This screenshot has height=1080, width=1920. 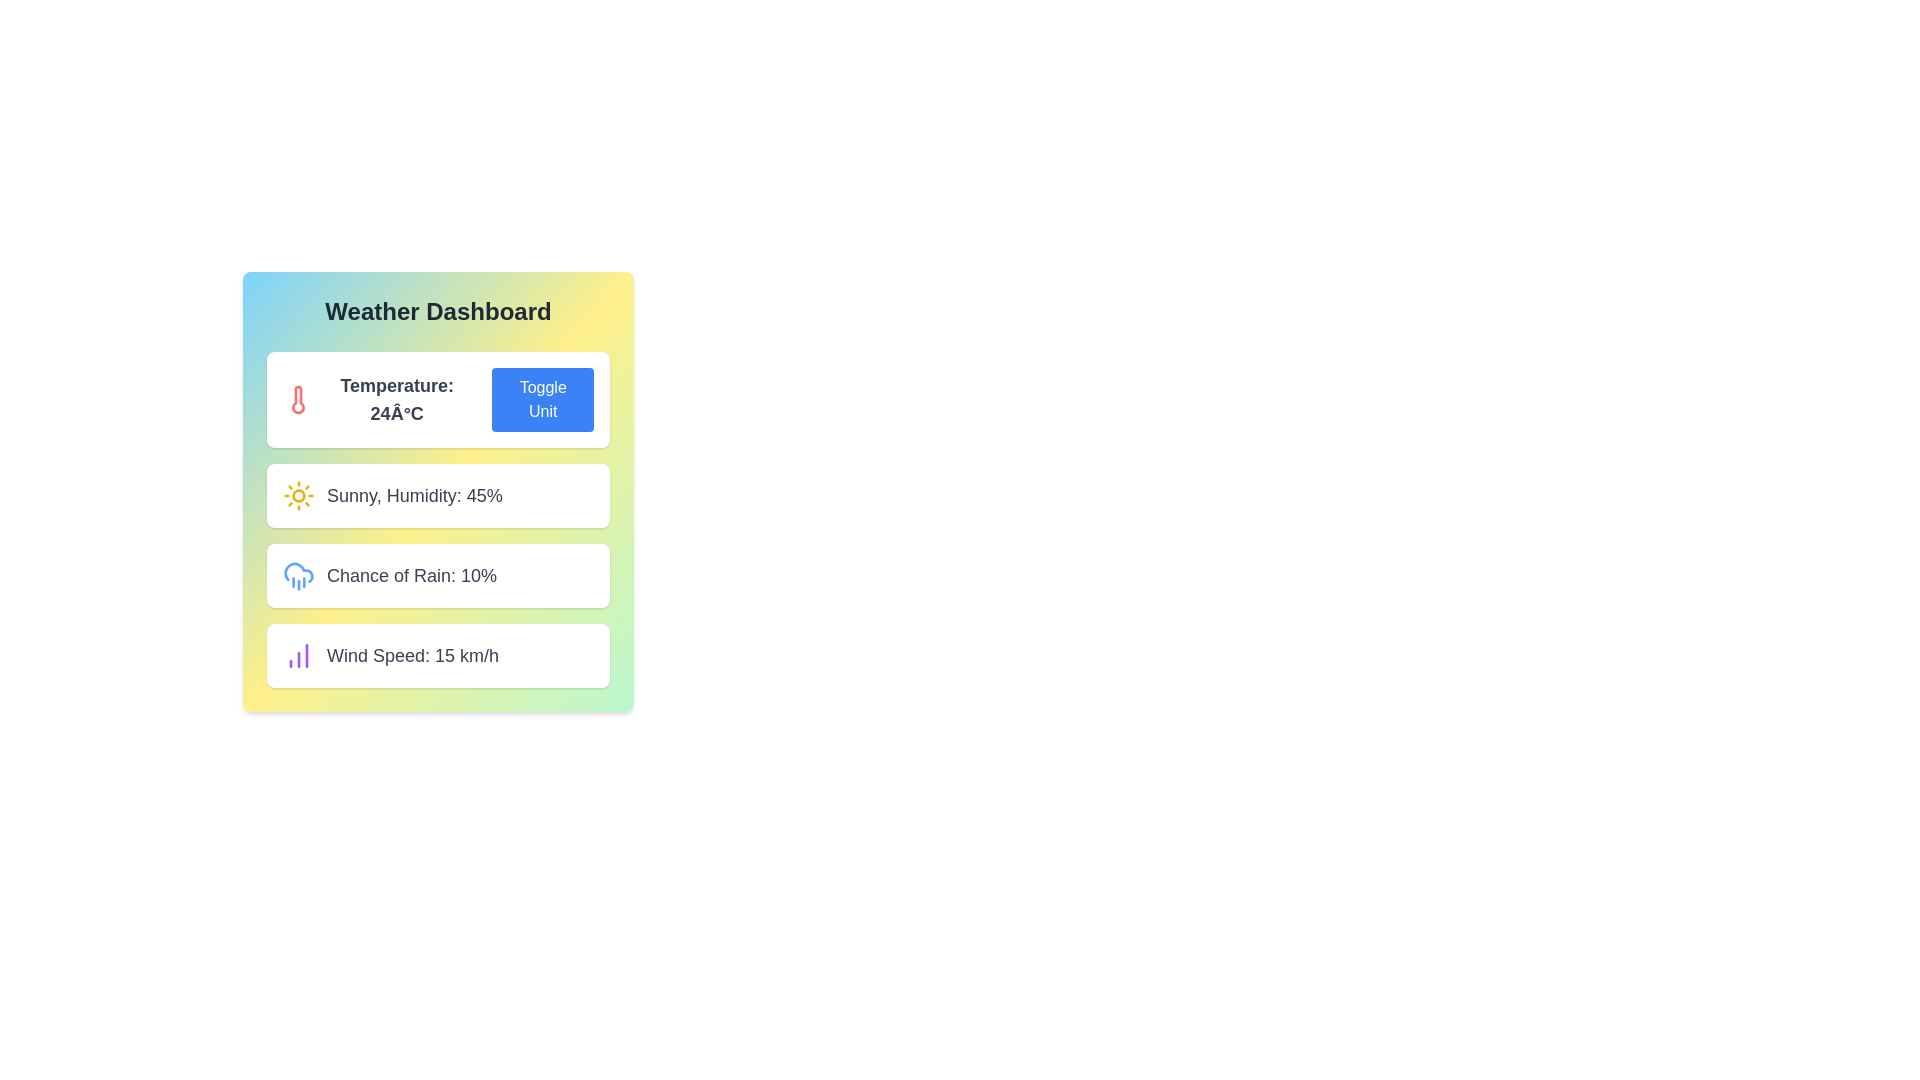 I want to click on the purple bar chart icon located before the text 'Wind Speed: 15 km/h', which is visually distinct with increasing columns and is the leftmost element in its group, so click(x=297, y=655).